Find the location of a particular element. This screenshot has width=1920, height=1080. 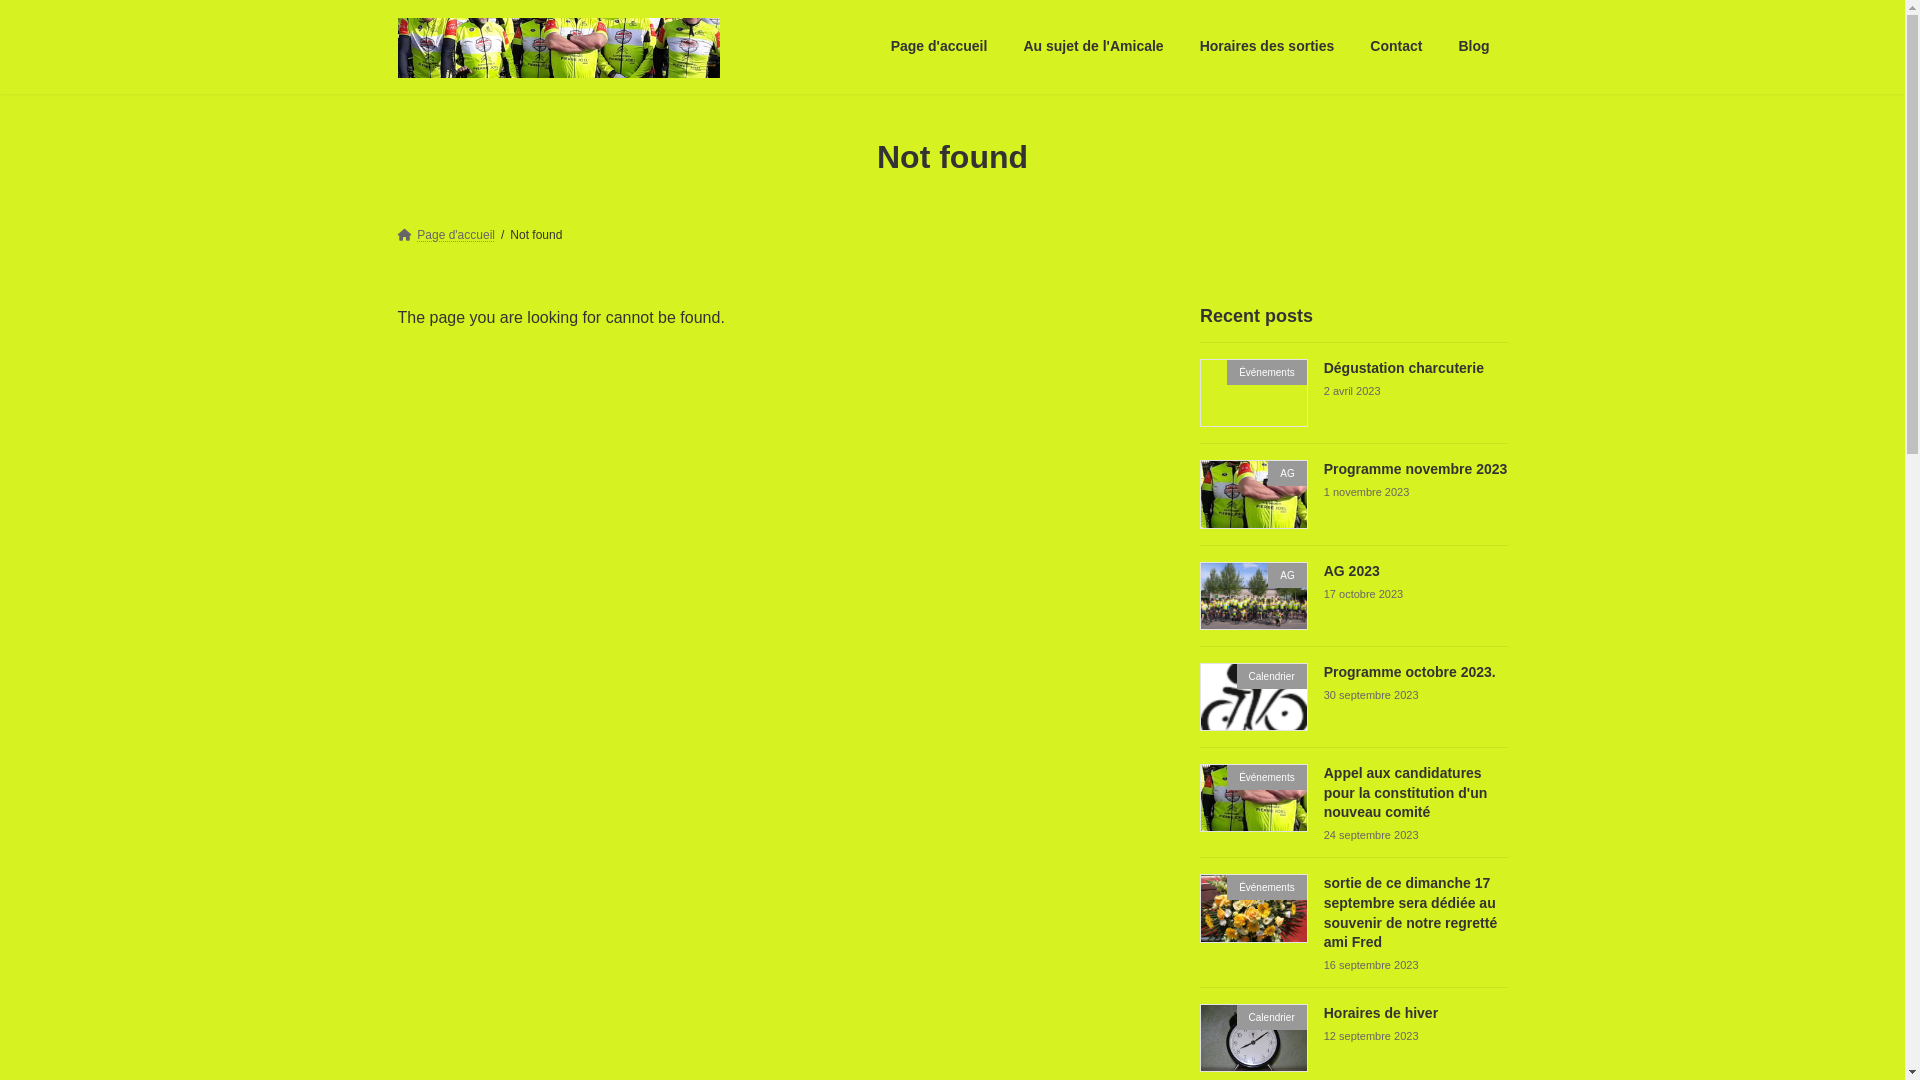

'Blog' is located at coordinates (1473, 45).